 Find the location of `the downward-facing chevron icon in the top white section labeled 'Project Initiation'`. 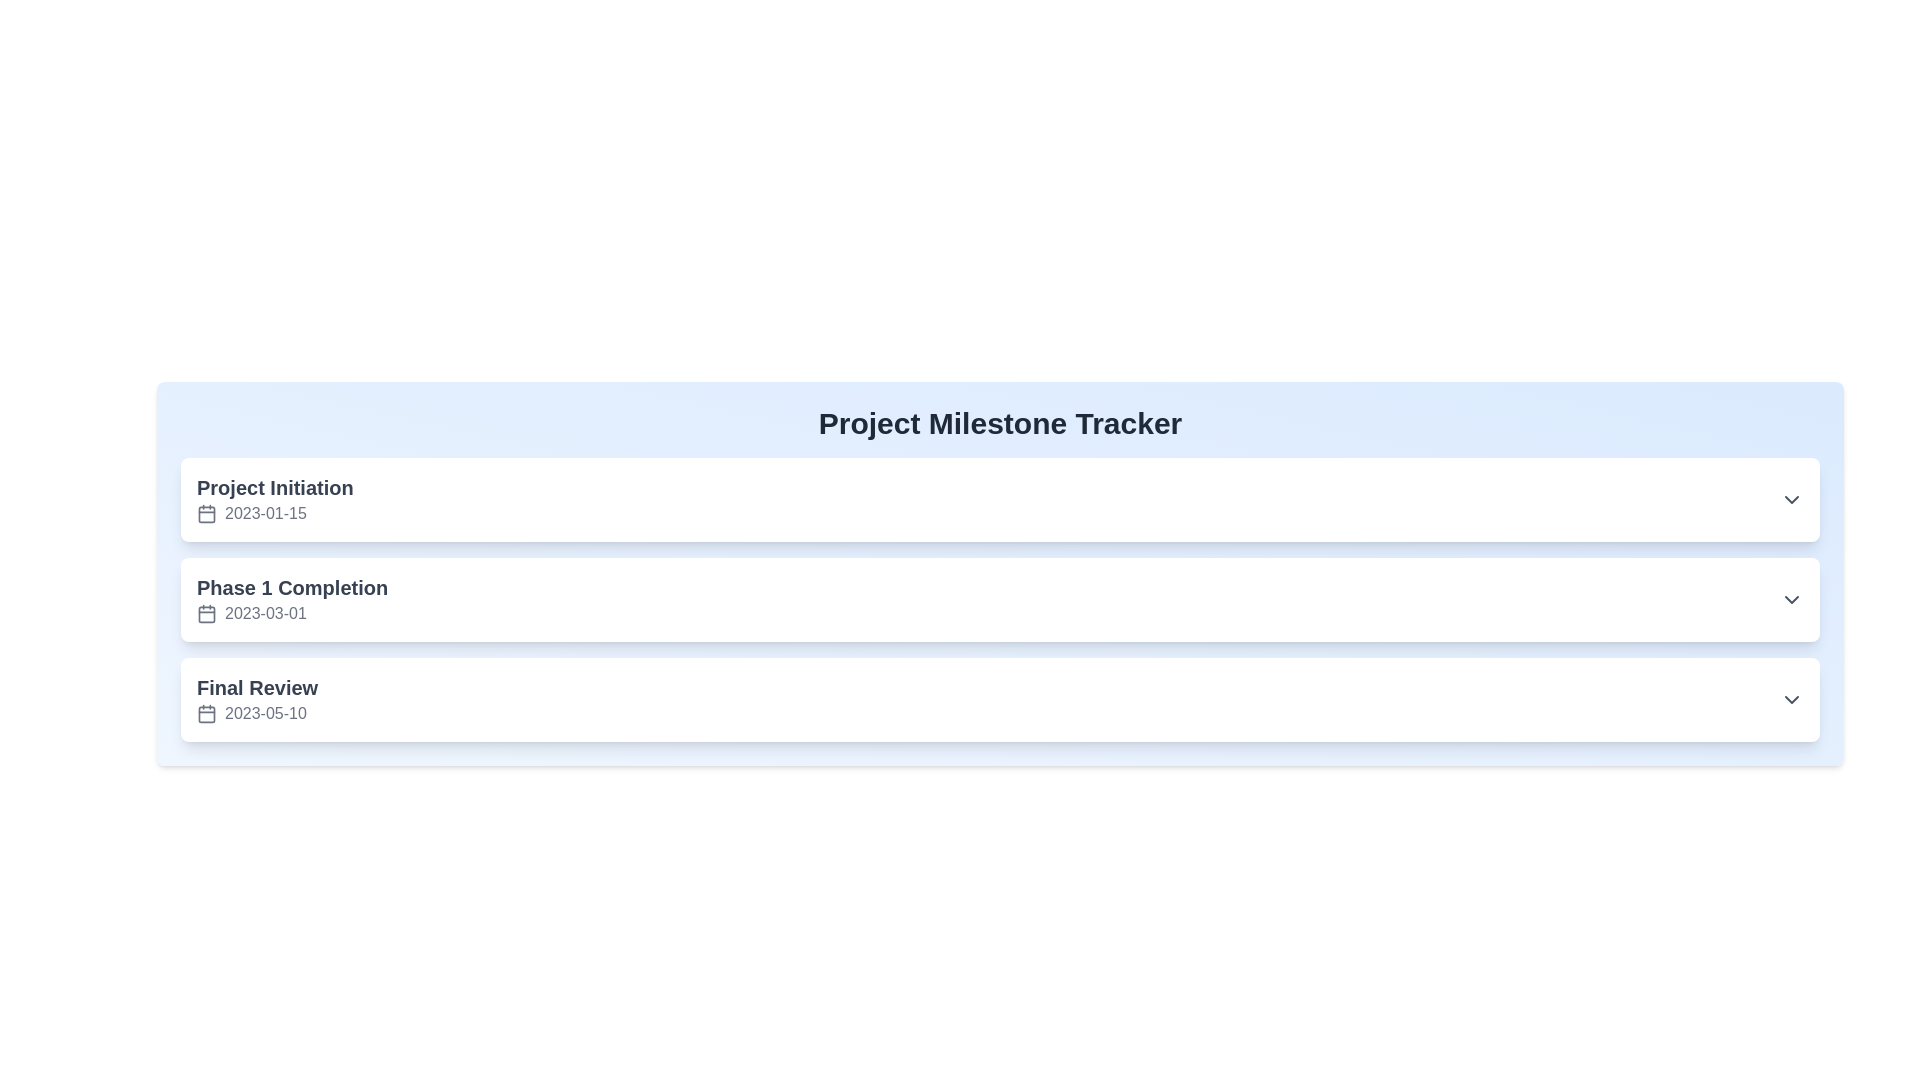

the downward-facing chevron icon in the top white section labeled 'Project Initiation' is located at coordinates (1791, 499).